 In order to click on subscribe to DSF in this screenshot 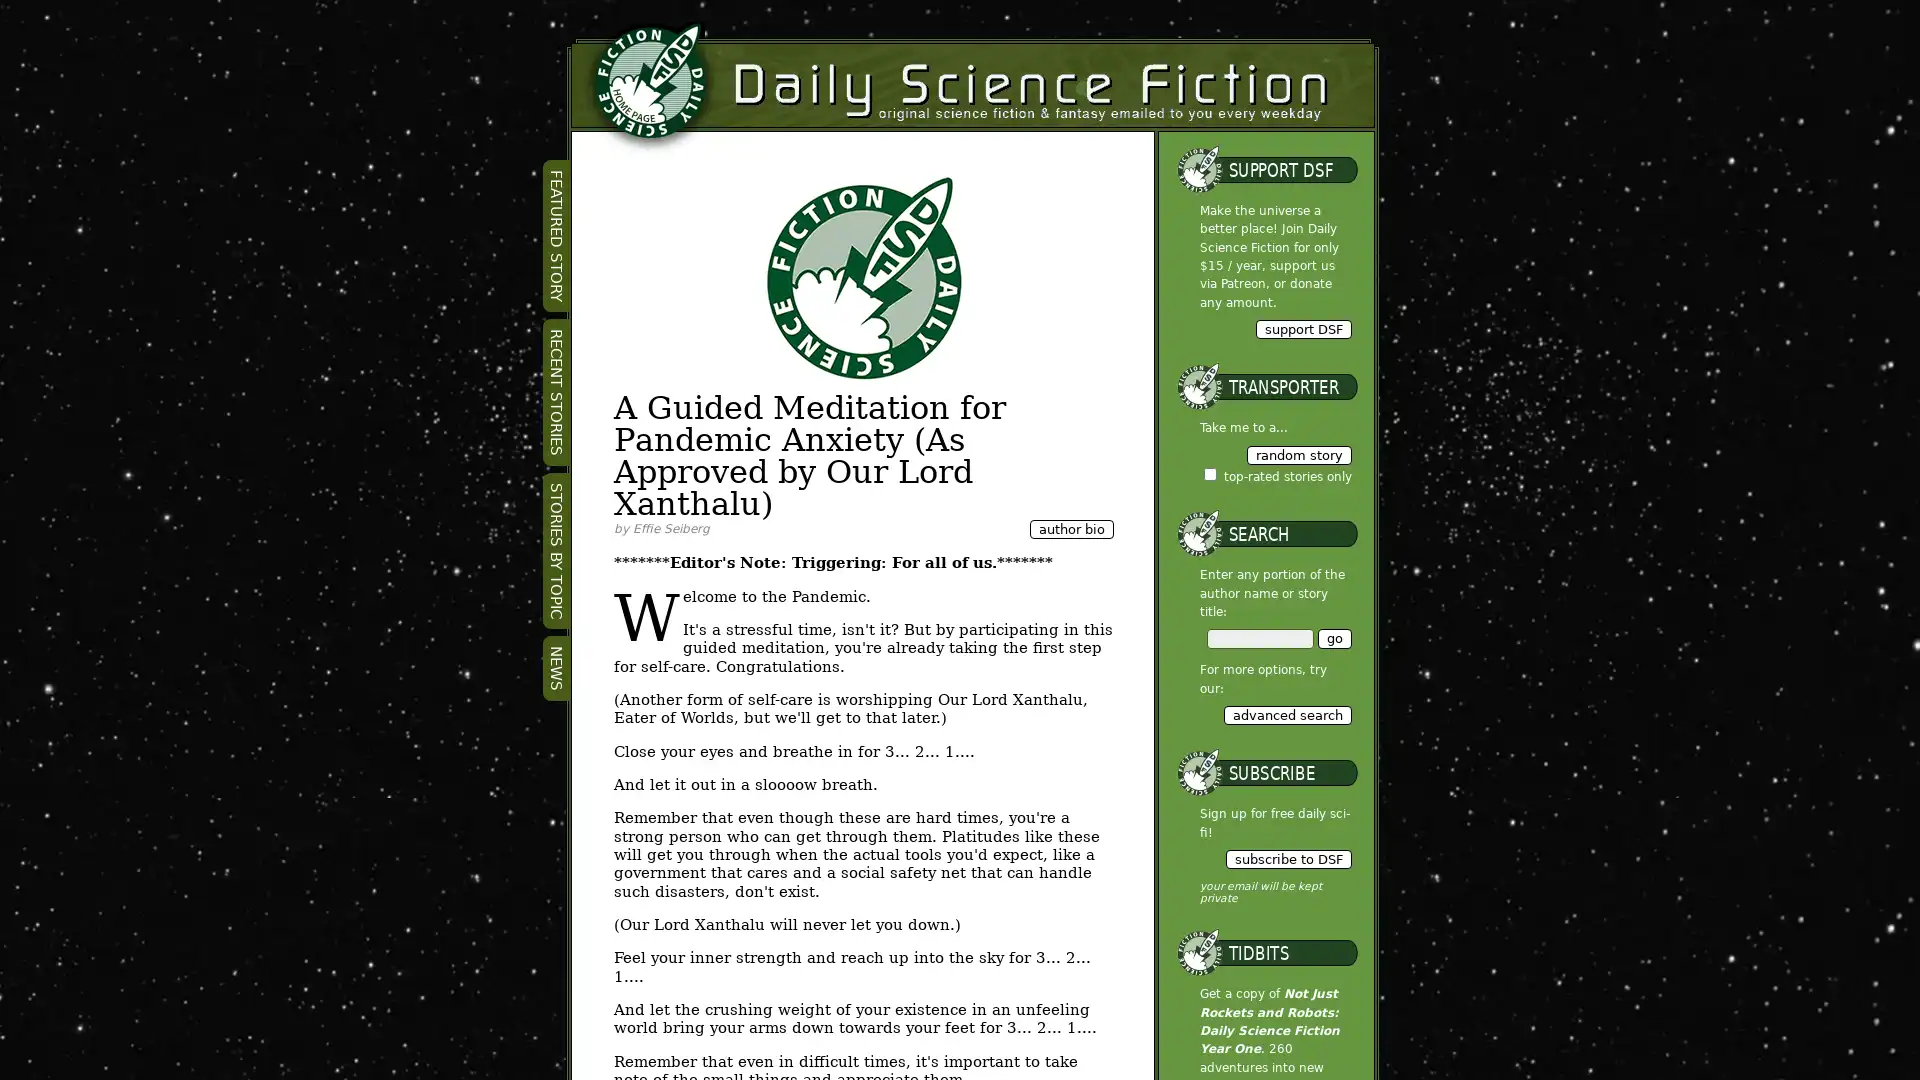, I will do `click(1287, 858)`.